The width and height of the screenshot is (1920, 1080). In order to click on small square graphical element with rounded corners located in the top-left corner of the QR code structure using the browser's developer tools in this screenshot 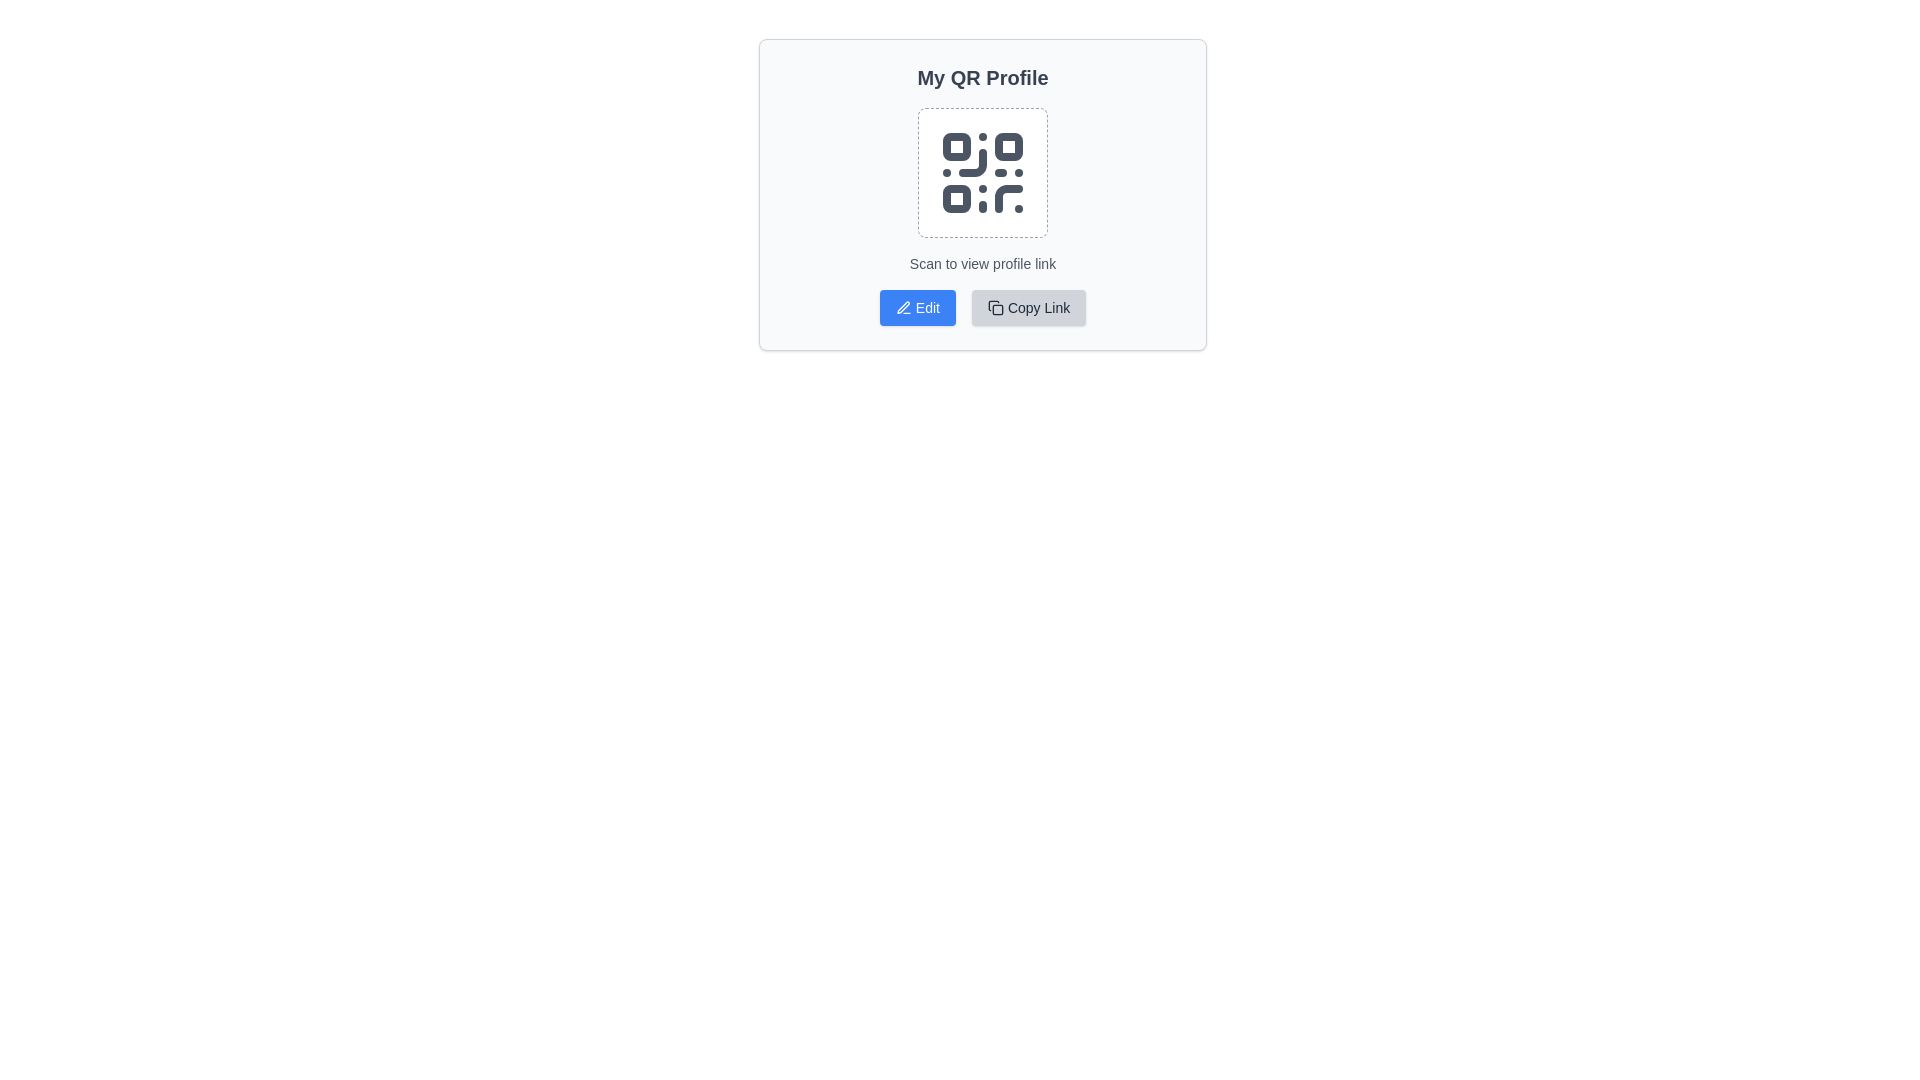, I will do `click(955, 145)`.